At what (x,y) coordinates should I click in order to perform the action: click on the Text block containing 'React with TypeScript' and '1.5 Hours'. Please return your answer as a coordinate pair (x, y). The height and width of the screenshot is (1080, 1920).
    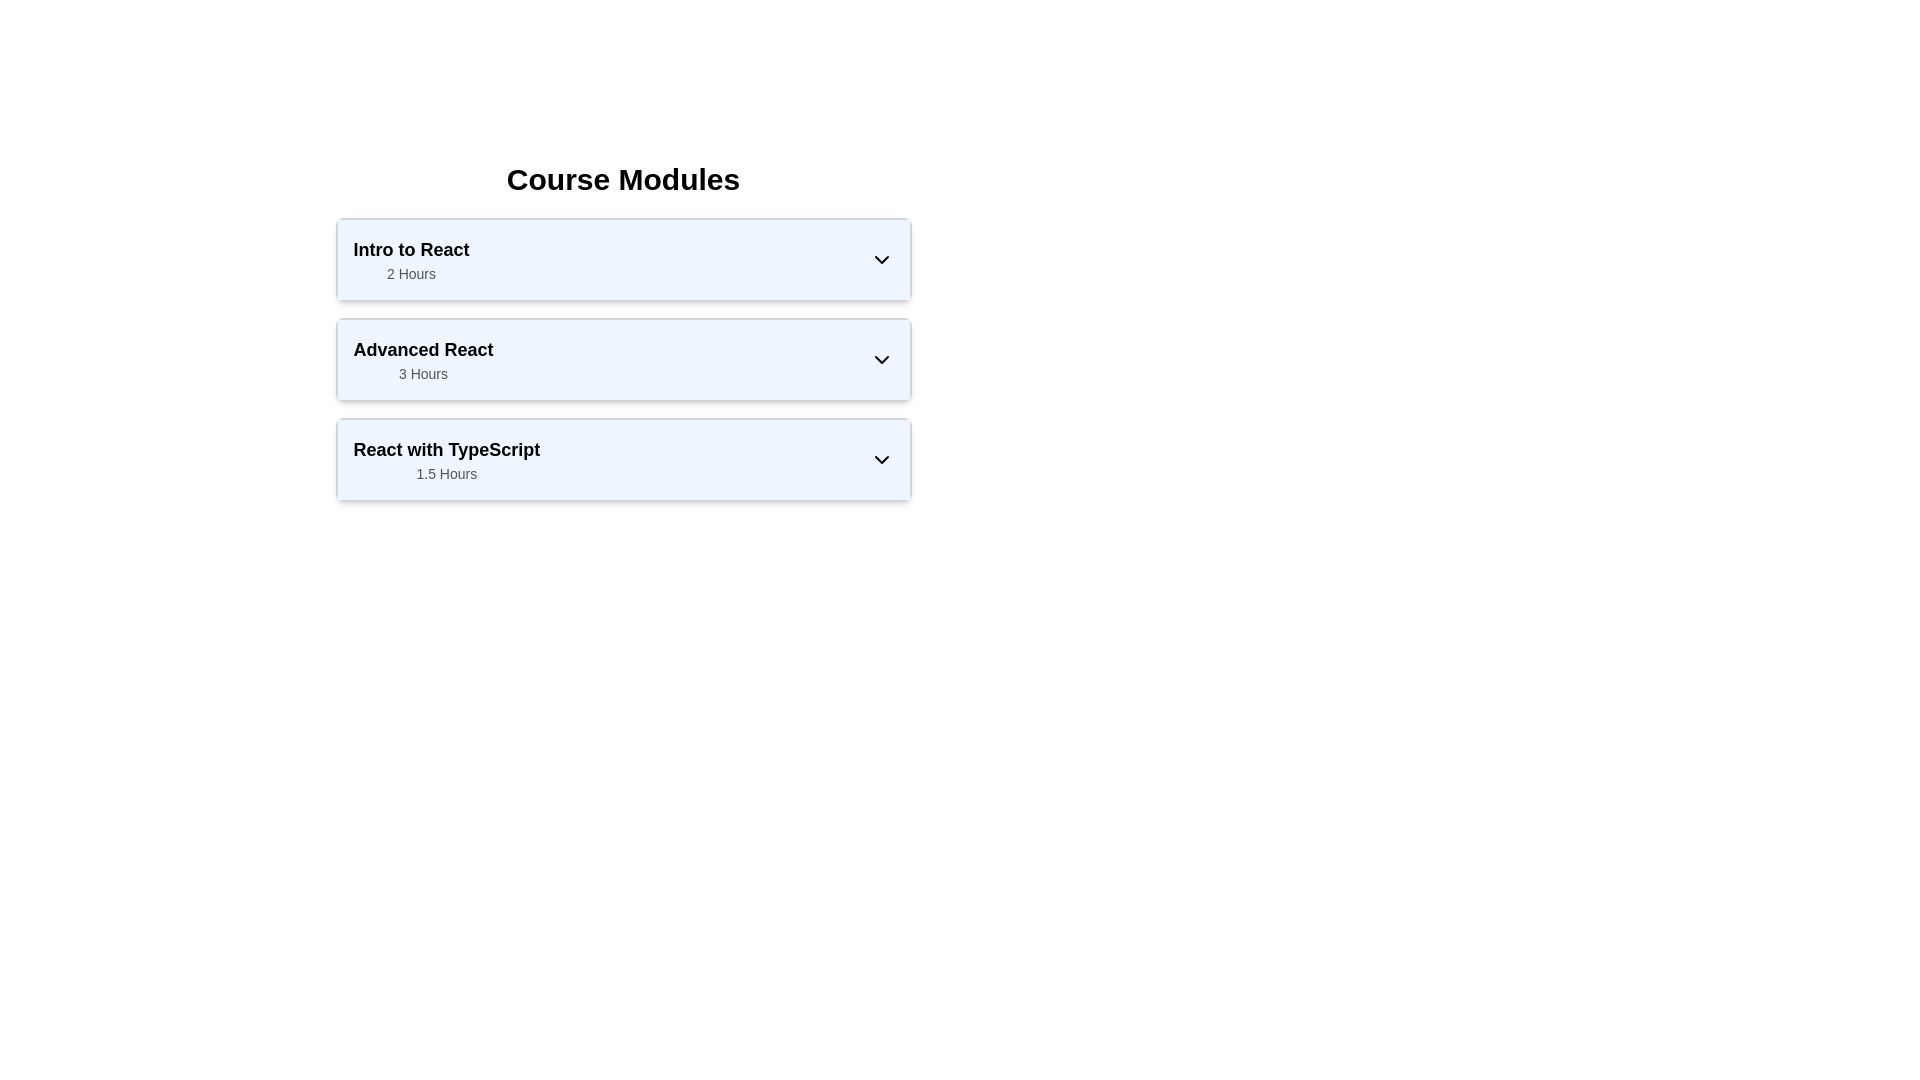
    Looking at the image, I should click on (445, 459).